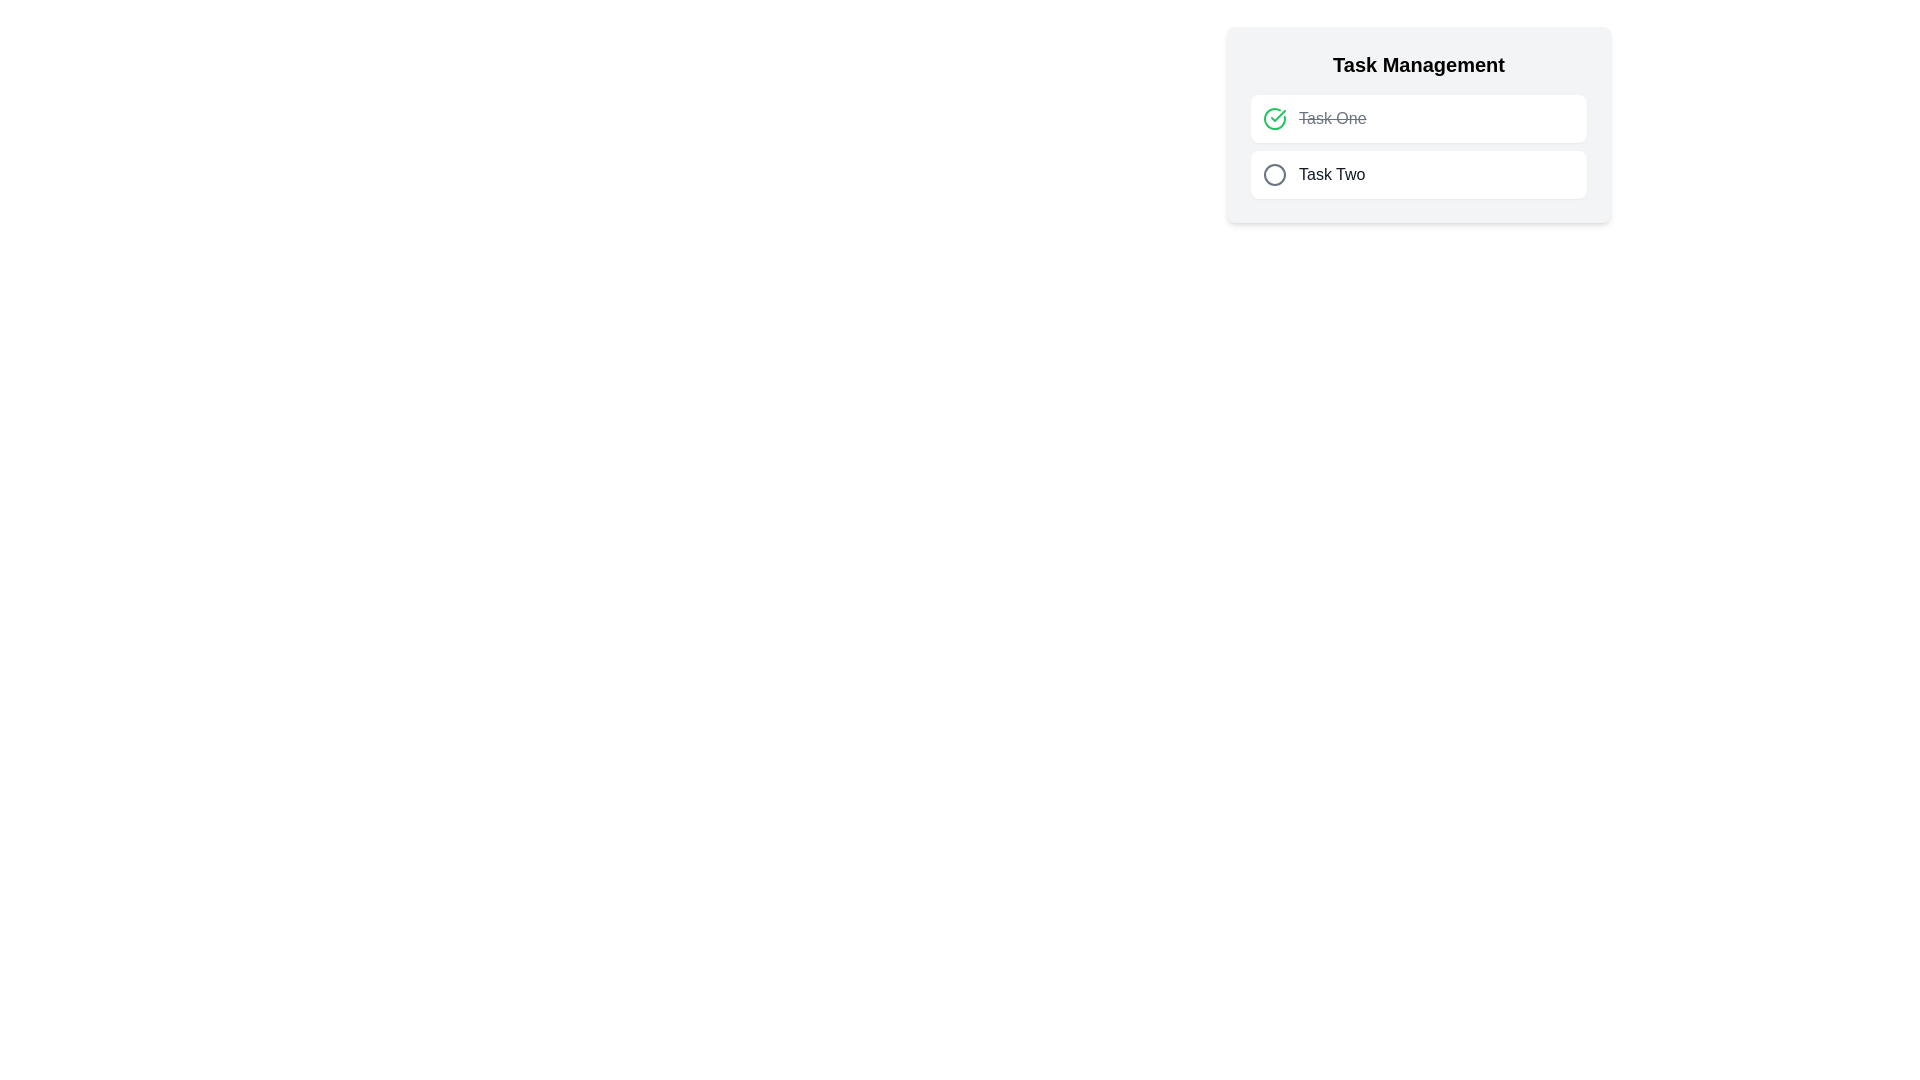 This screenshot has height=1080, width=1920. I want to click on the text label displaying 'Task One' which is marked as completed with a gray line-through font to potentially reveal additional options, so click(1332, 119).